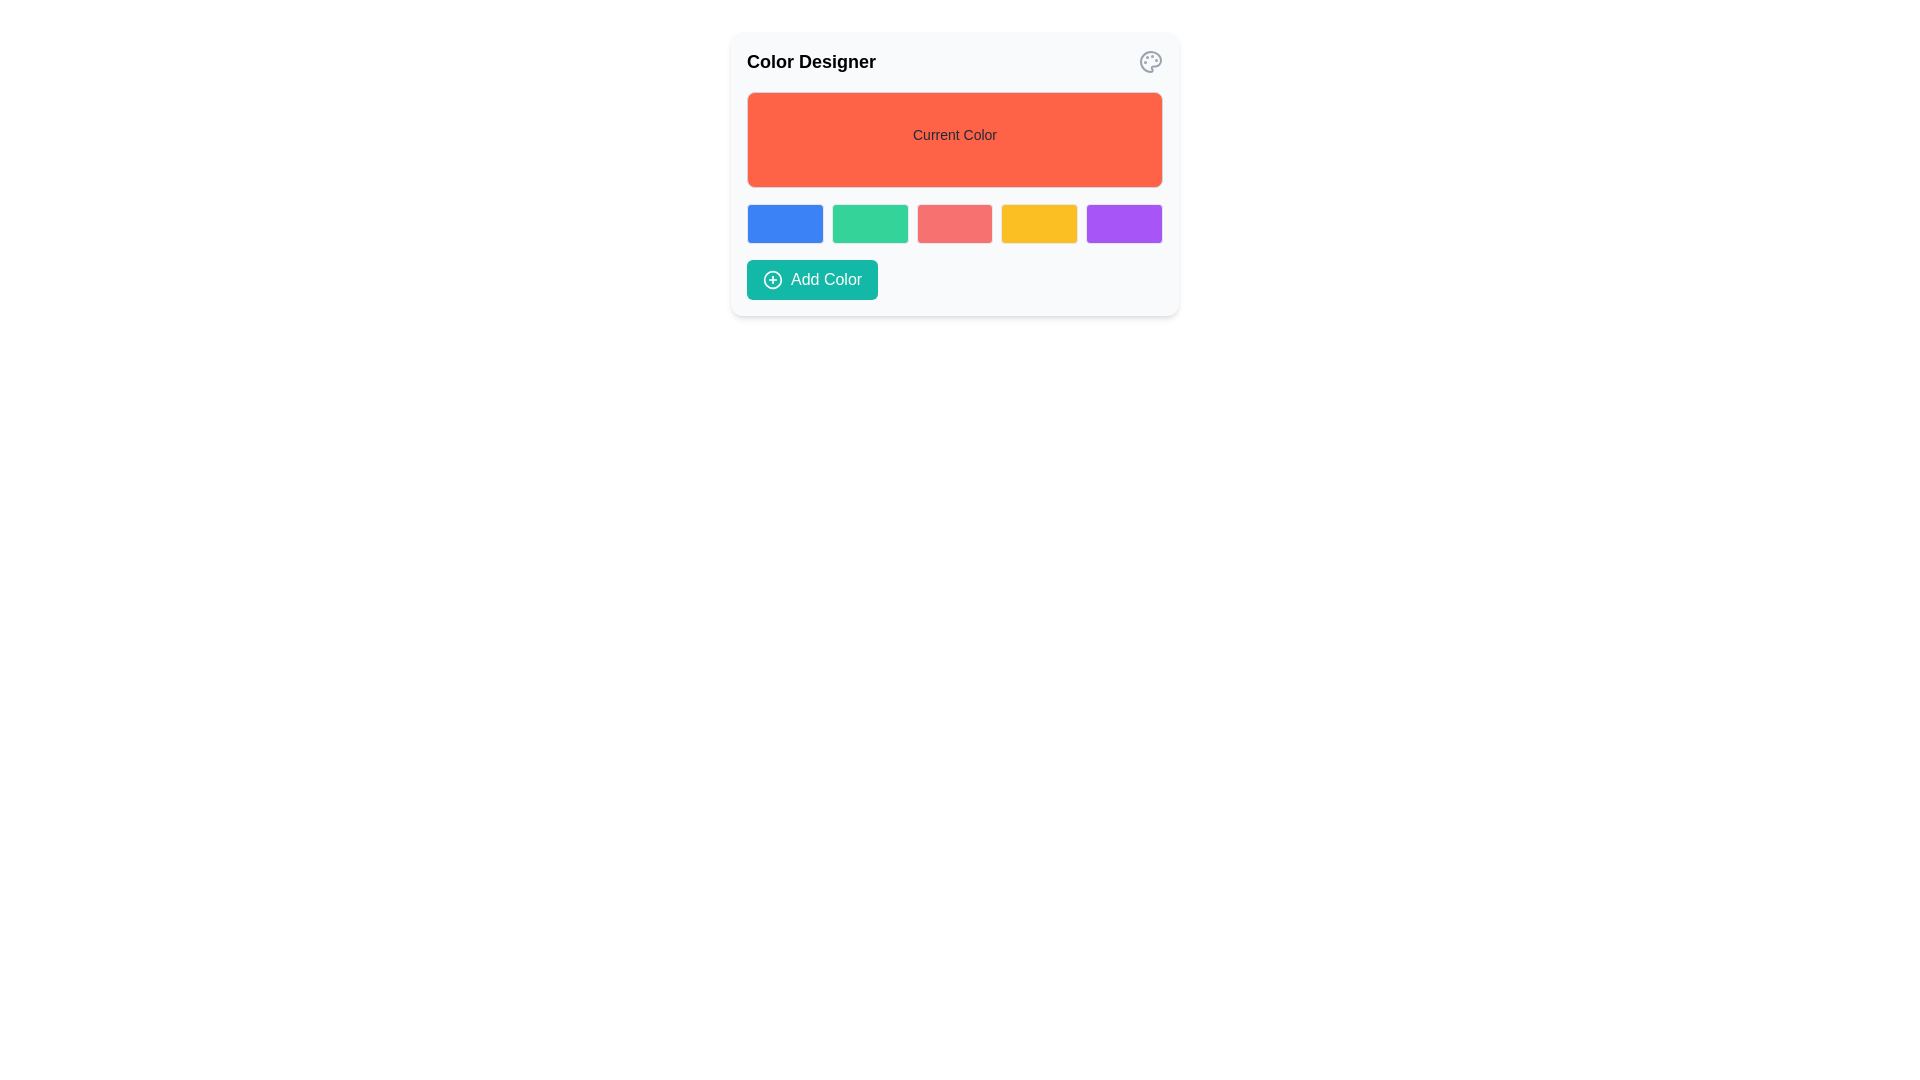 The height and width of the screenshot is (1080, 1920). What do you see at coordinates (771, 280) in the screenshot?
I see `the circular icon component centered within the 'Add Color' button at the bottom left of the 'Color Designer' card` at bounding box center [771, 280].